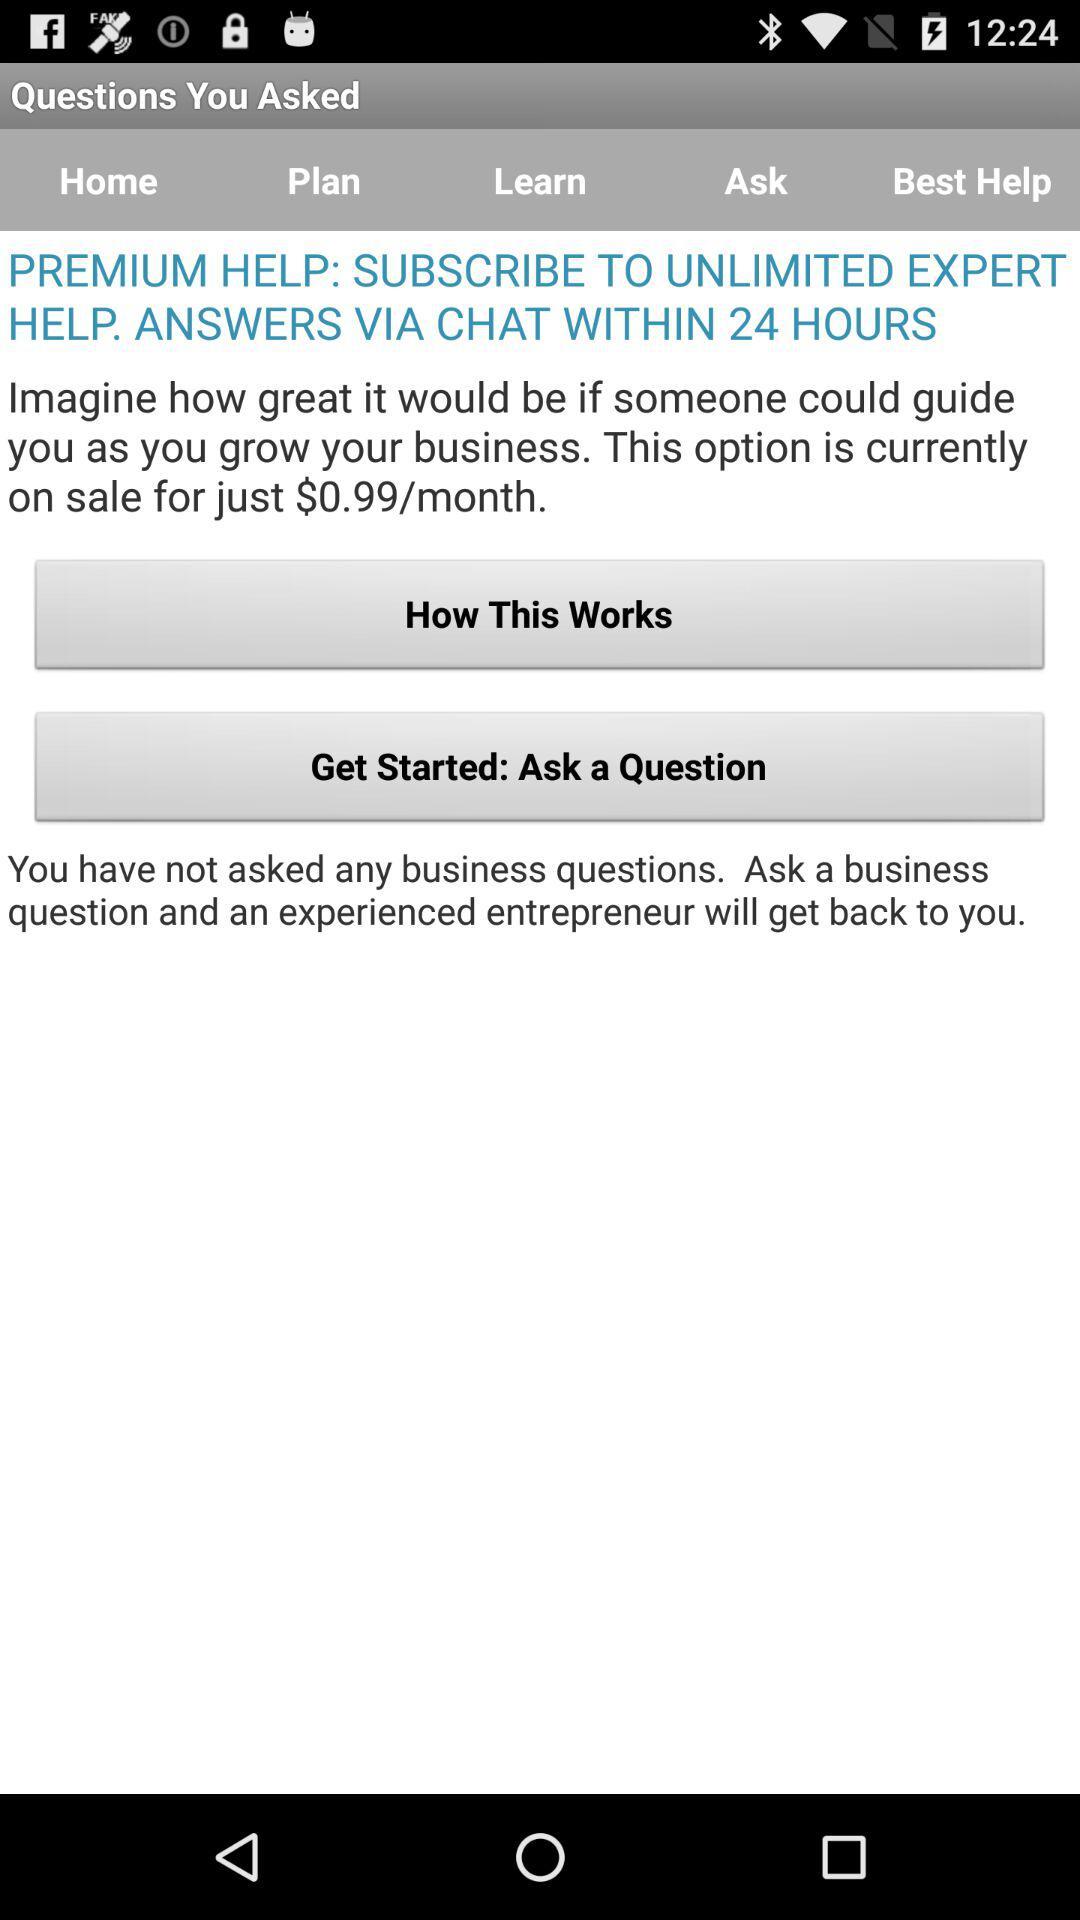 Image resolution: width=1080 pixels, height=1920 pixels. What do you see at coordinates (108, 180) in the screenshot?
I see `the home button` at bounding box center [108, 180].